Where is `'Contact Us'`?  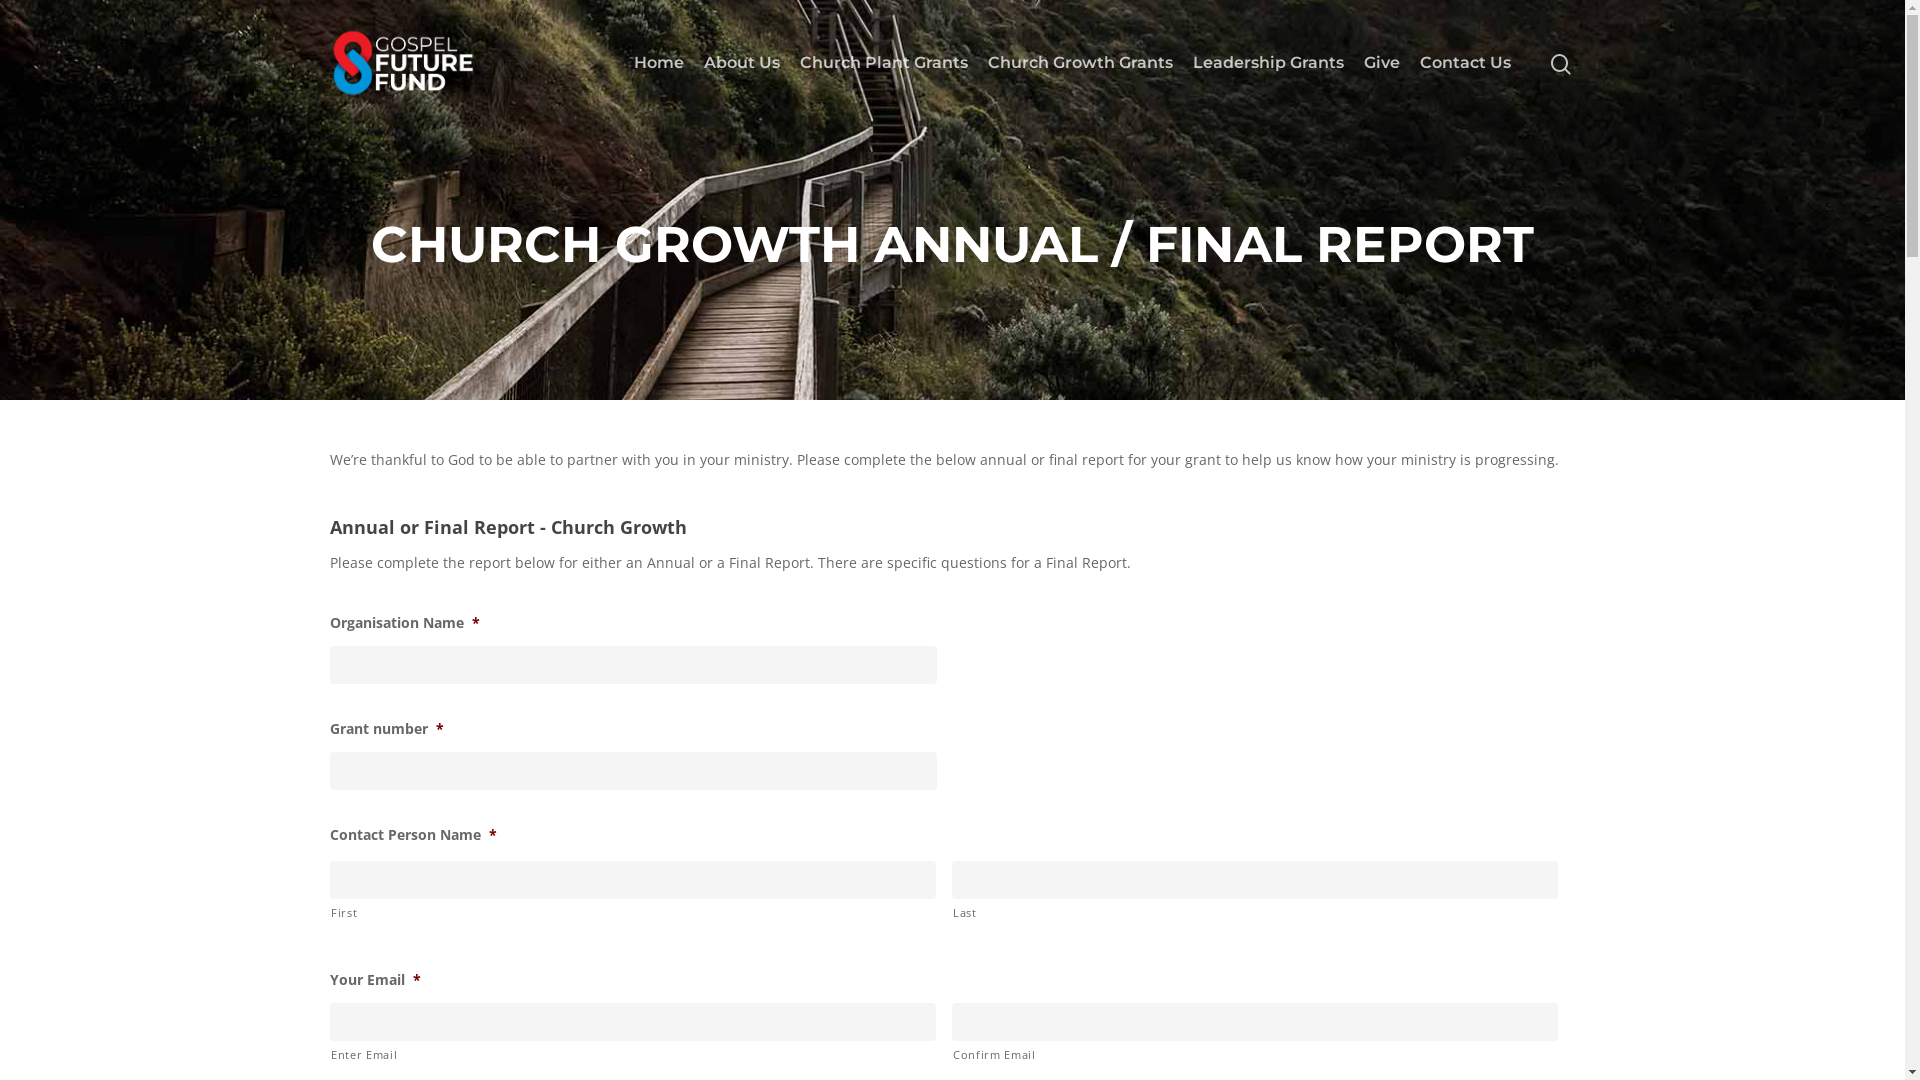
'Contact Us' is located at coordinates (1465, 61).